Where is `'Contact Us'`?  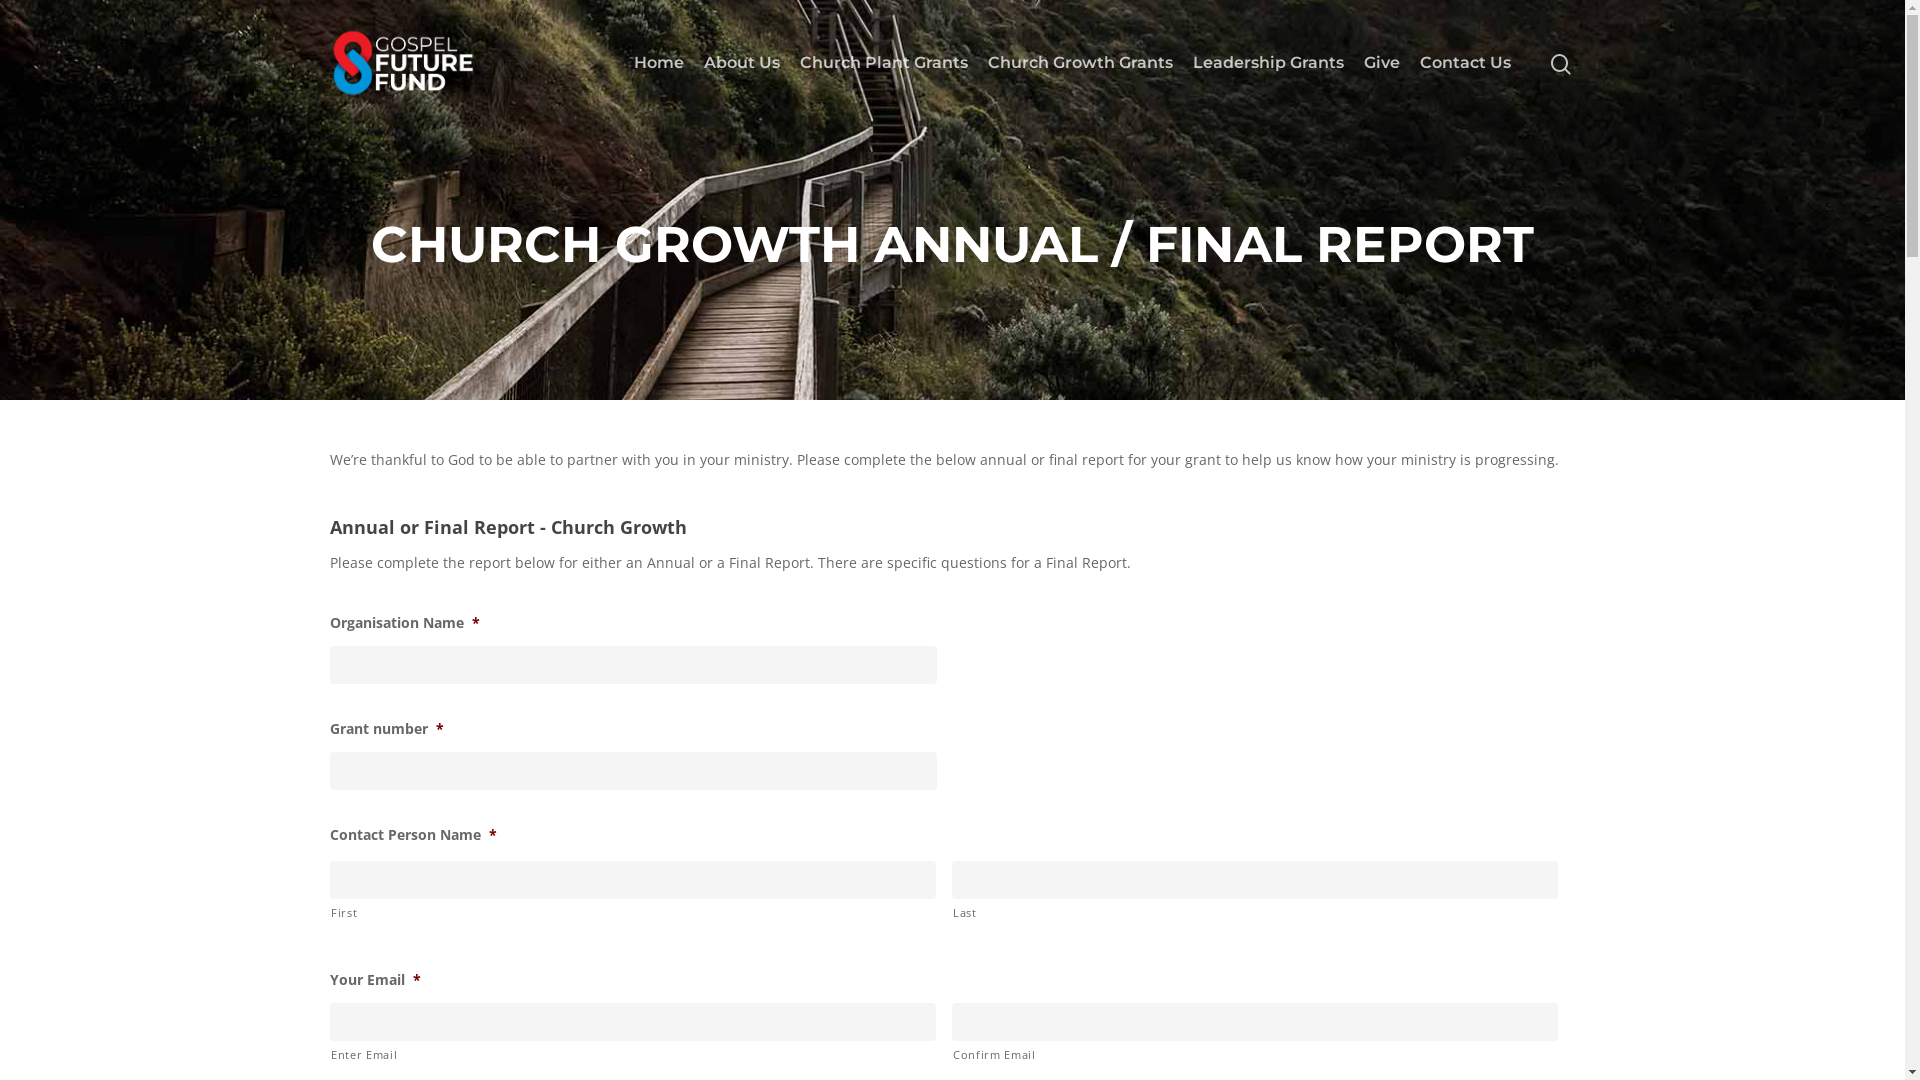
'Contact Us' is located at coordinates (1465, 61).